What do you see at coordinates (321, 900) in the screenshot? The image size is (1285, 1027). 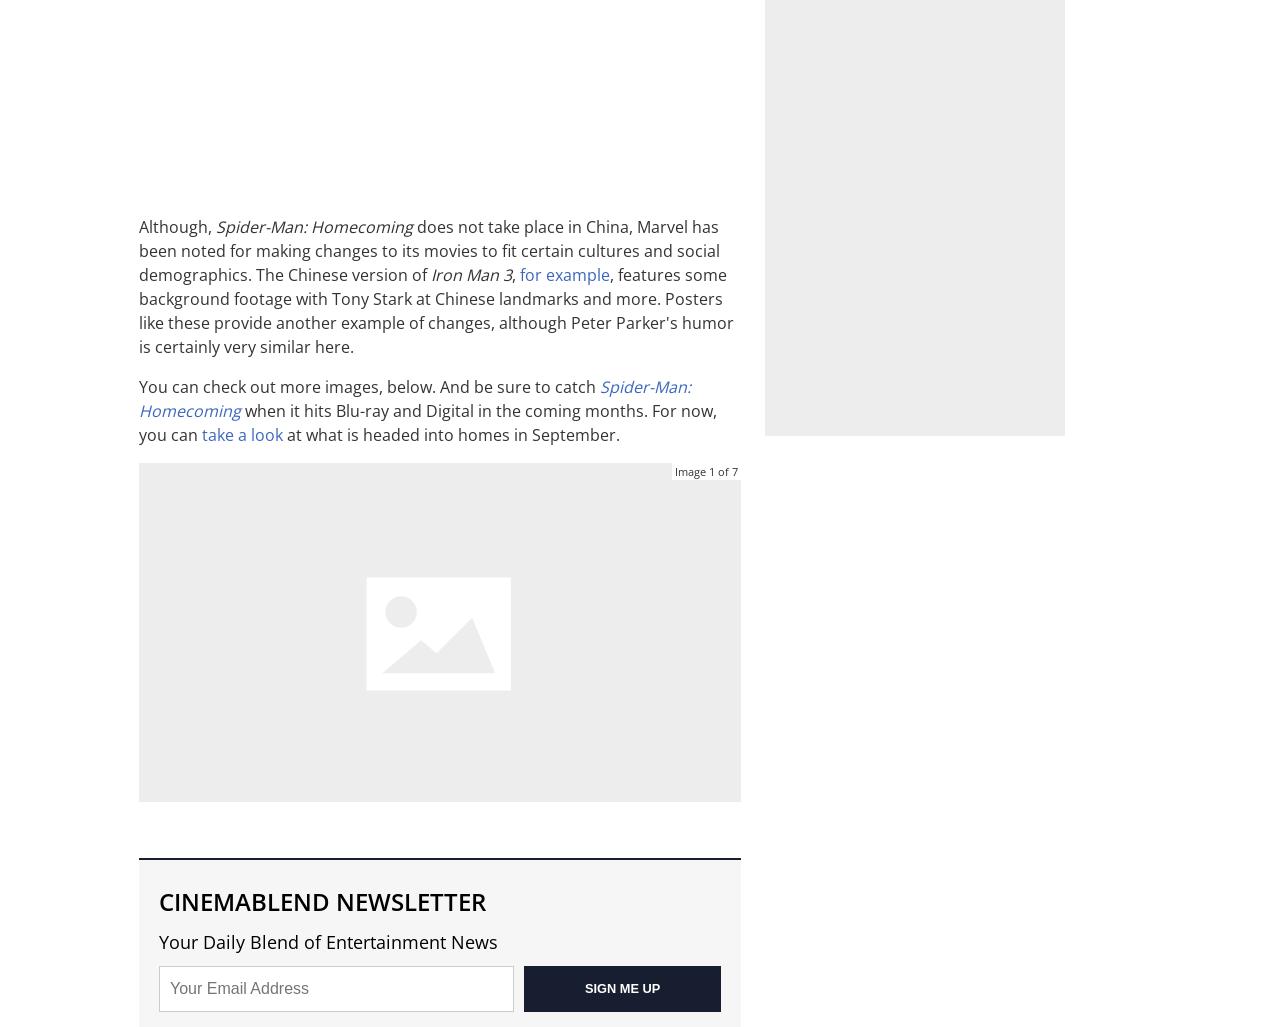 I see `'CINEMABLEND NEWSLETTER'` at bounding box center [321, 900].